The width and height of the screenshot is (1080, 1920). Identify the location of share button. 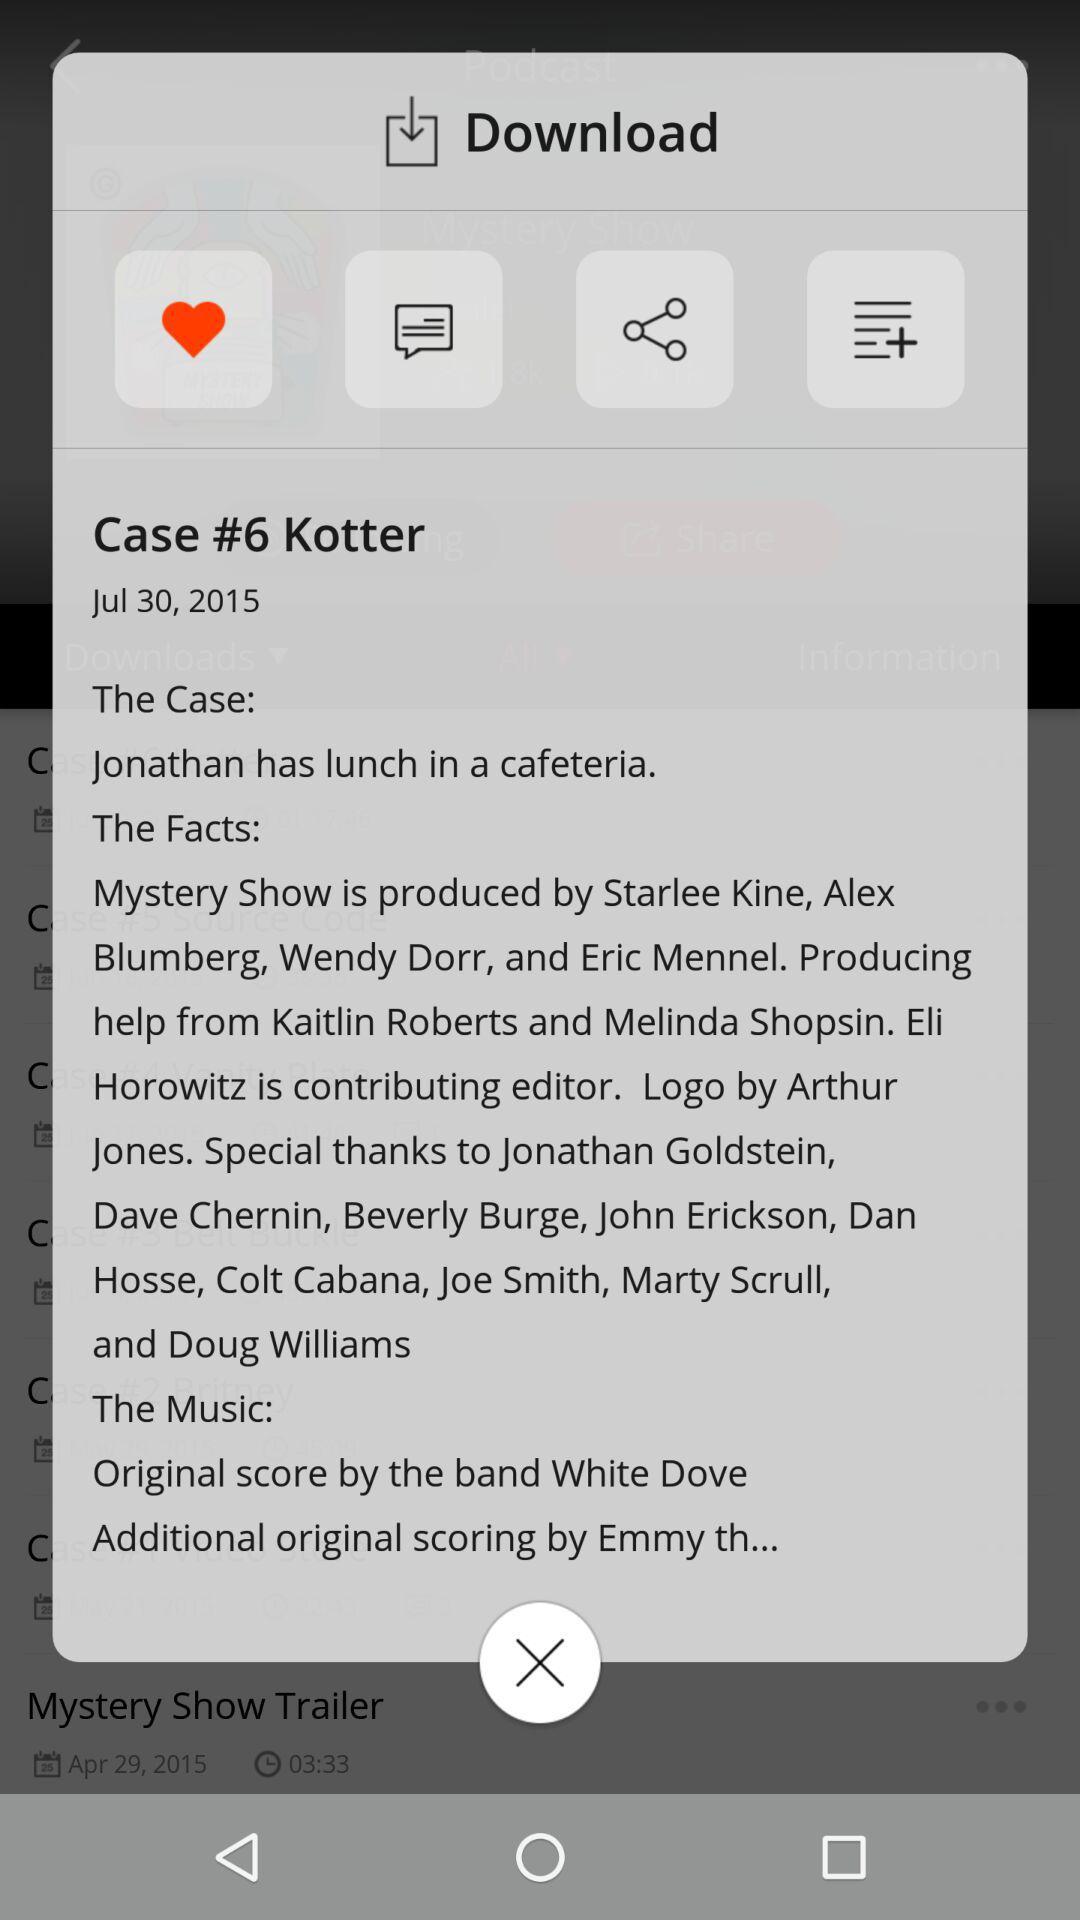
(654, 329).